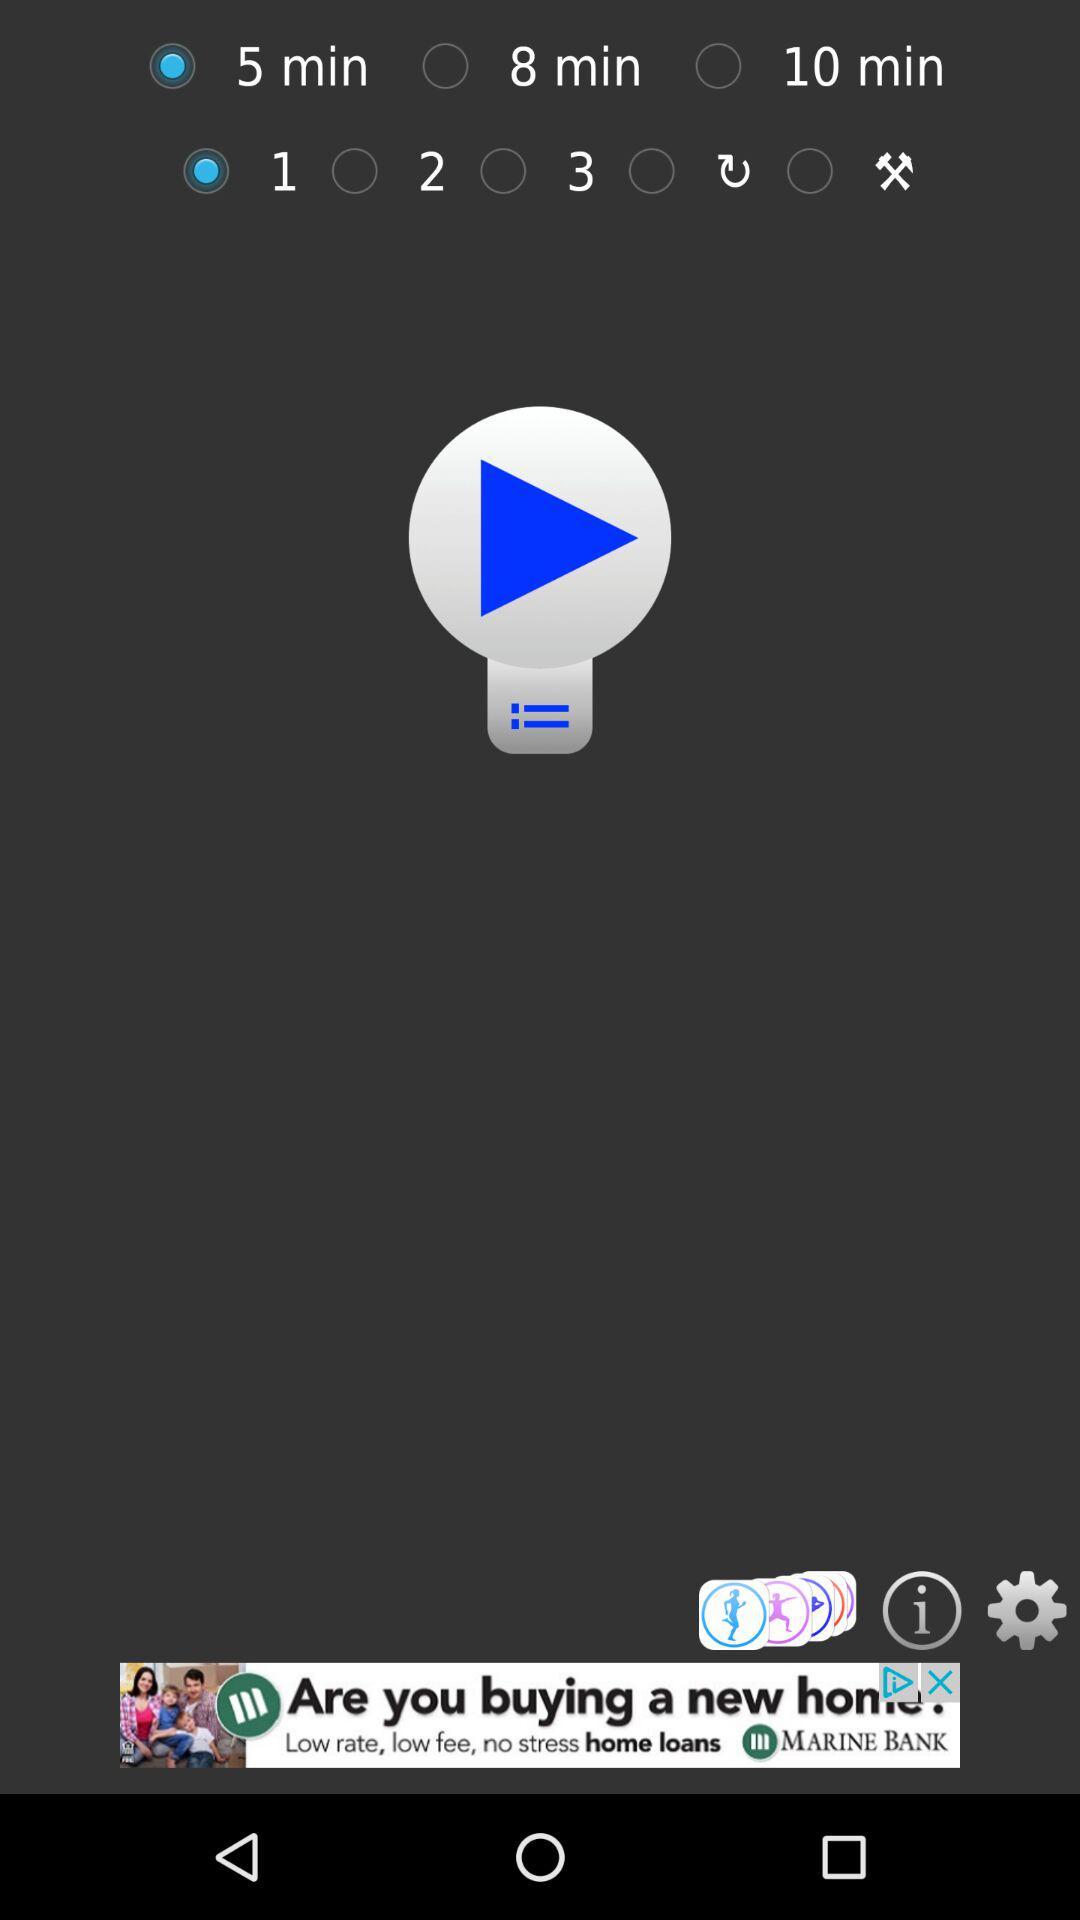 This screenshot has width=1080, height=1920. Describe the element at coordinates (662, 171) in the screenshot. I see `third option` at that location.